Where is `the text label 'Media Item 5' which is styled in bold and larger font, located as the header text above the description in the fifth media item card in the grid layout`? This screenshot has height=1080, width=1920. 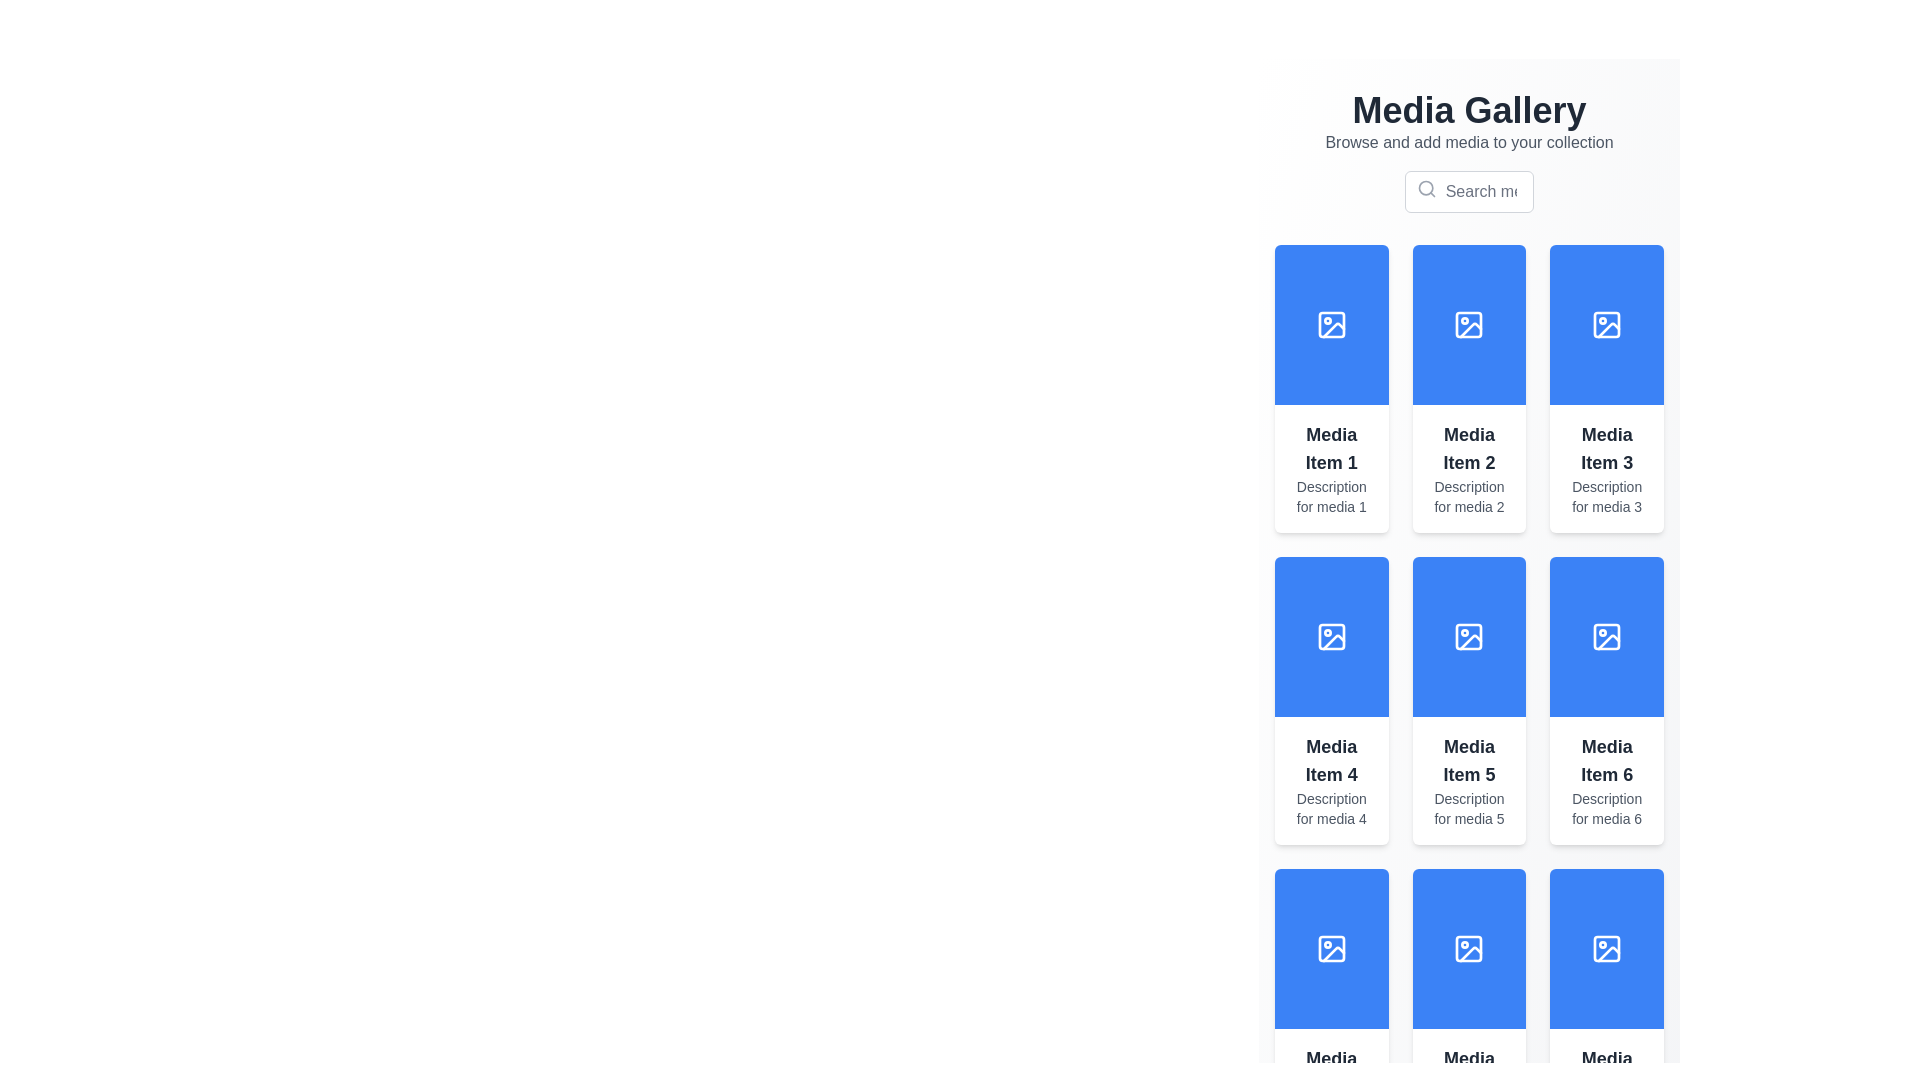 the text label 'Media Item 5' which is styled in bold and larger font, located as the header text above the description in the fifth media item card in the grid layout is located at coordinates (1469, 760).